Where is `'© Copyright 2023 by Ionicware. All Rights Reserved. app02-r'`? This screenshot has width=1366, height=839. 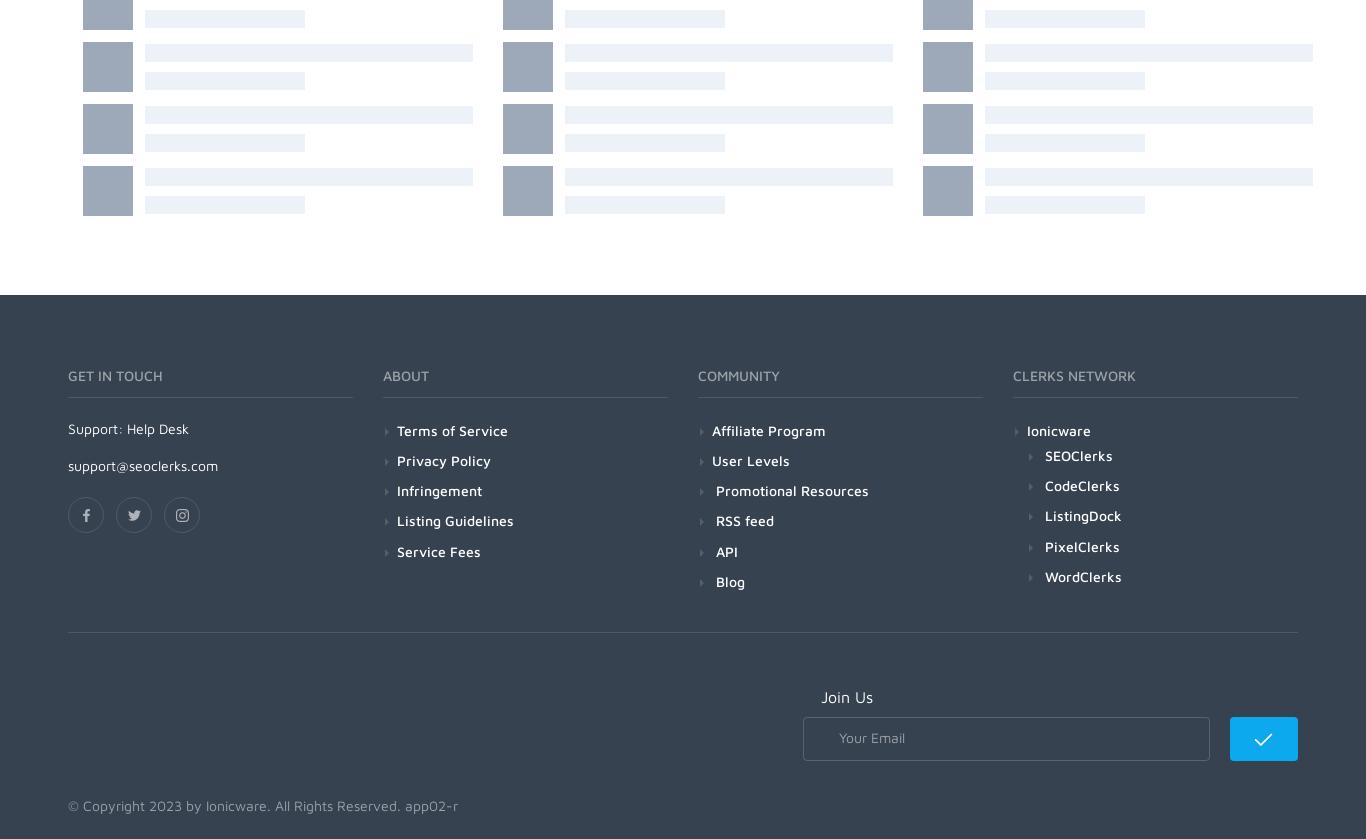 '© Copyright 2023 by Ionicware. All Rights Reserved. app02-r' is located at coordinates (262, 803).